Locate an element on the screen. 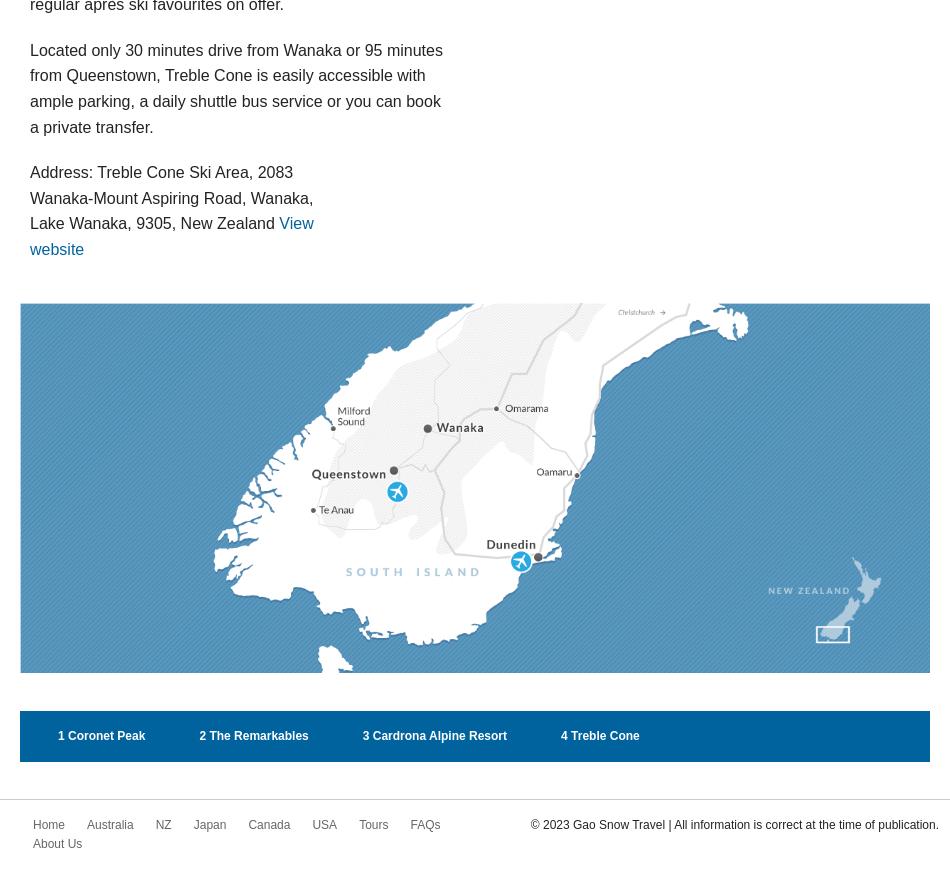 This screenshot has width=950, height=871. 'Australia' is located at coordinates (110, 823).